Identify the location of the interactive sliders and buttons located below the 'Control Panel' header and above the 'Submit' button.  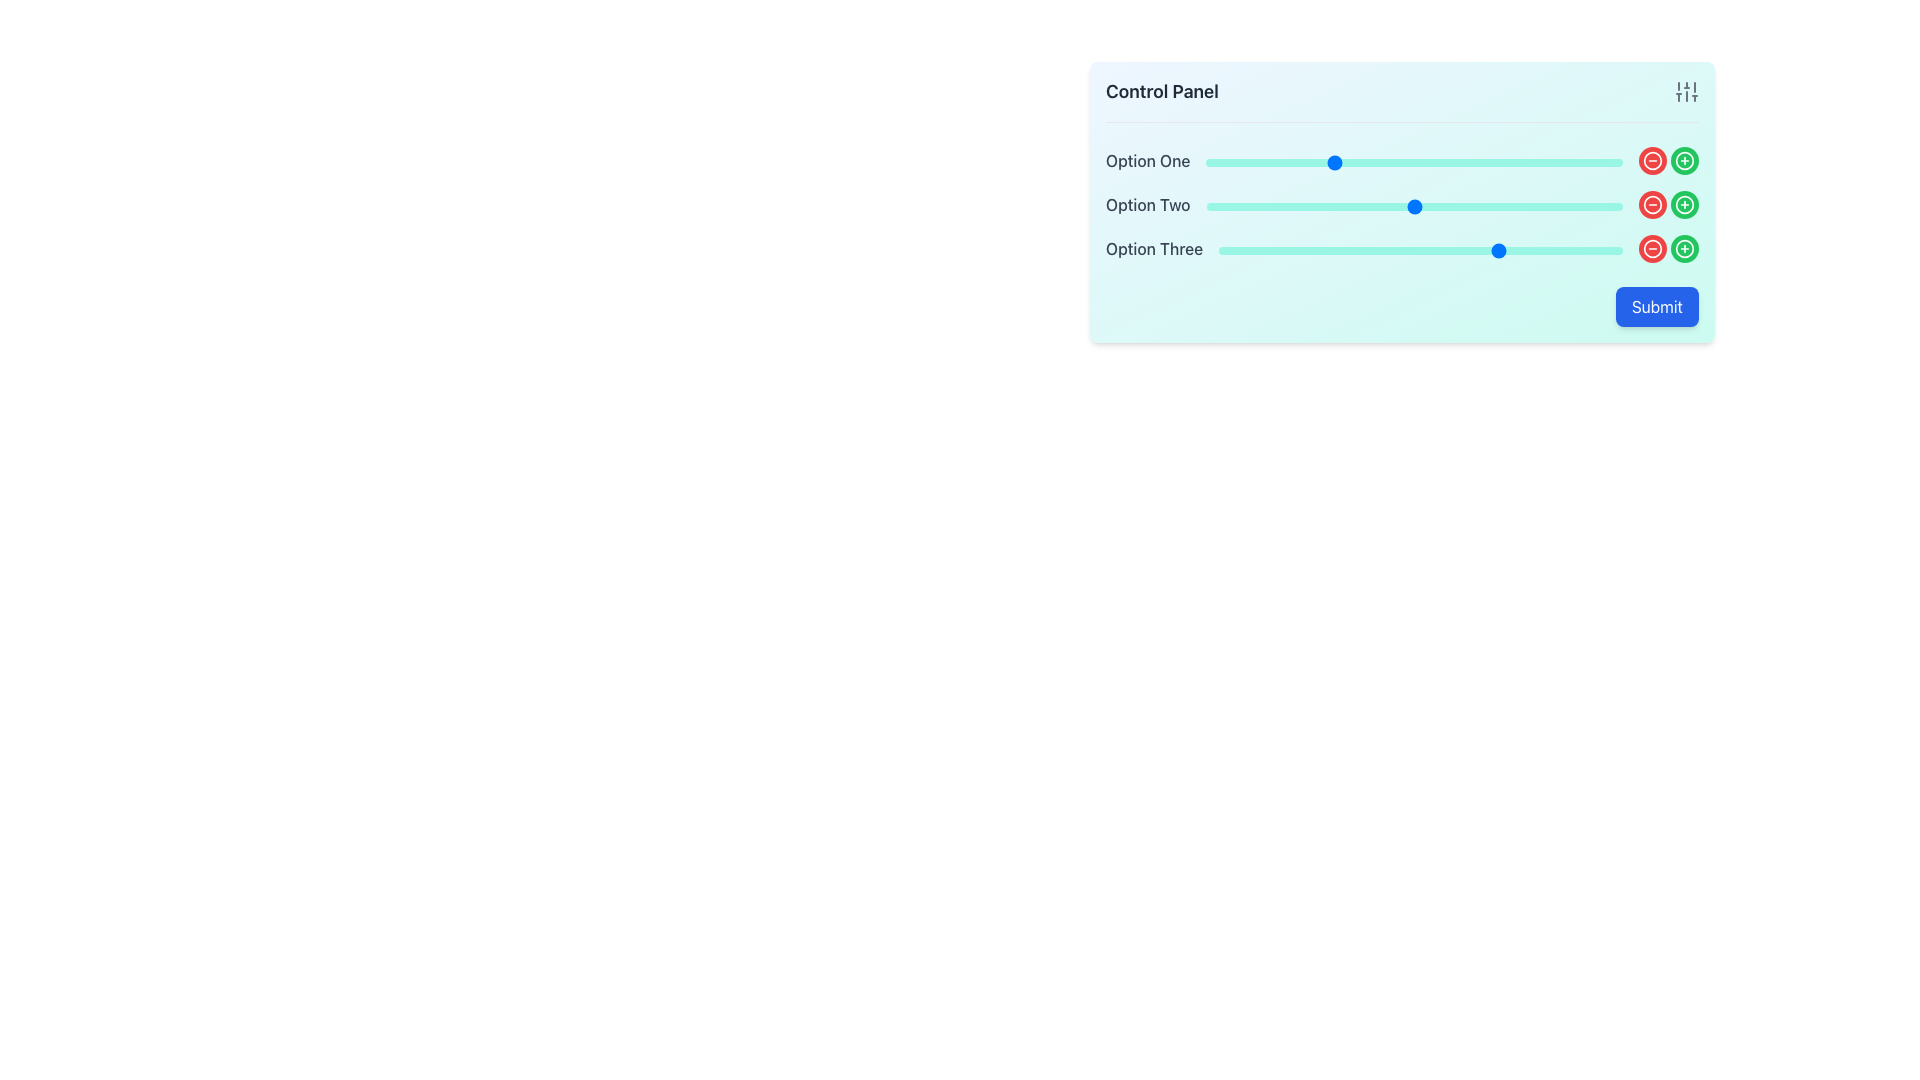
(1401, 204).